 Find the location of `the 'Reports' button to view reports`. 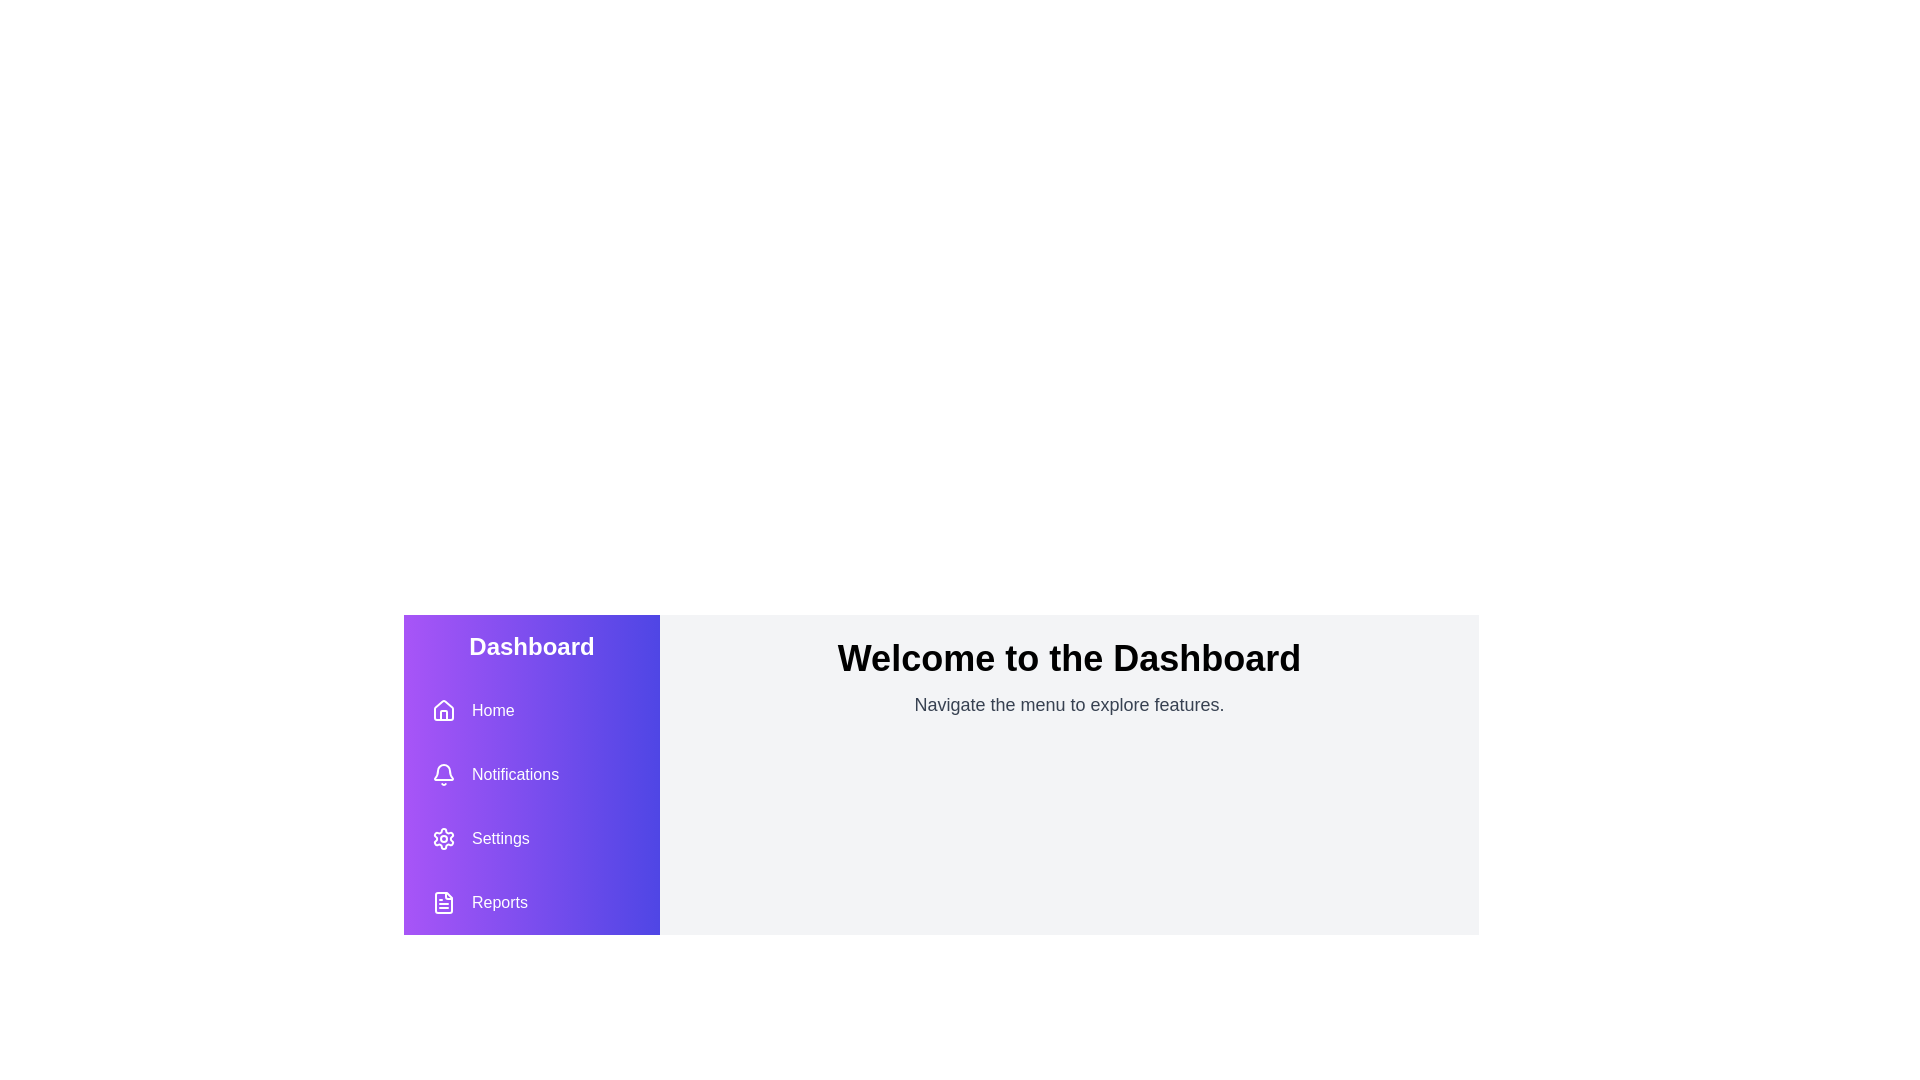

the 'Reports' button to view reports is located at coordinates (480, 902).